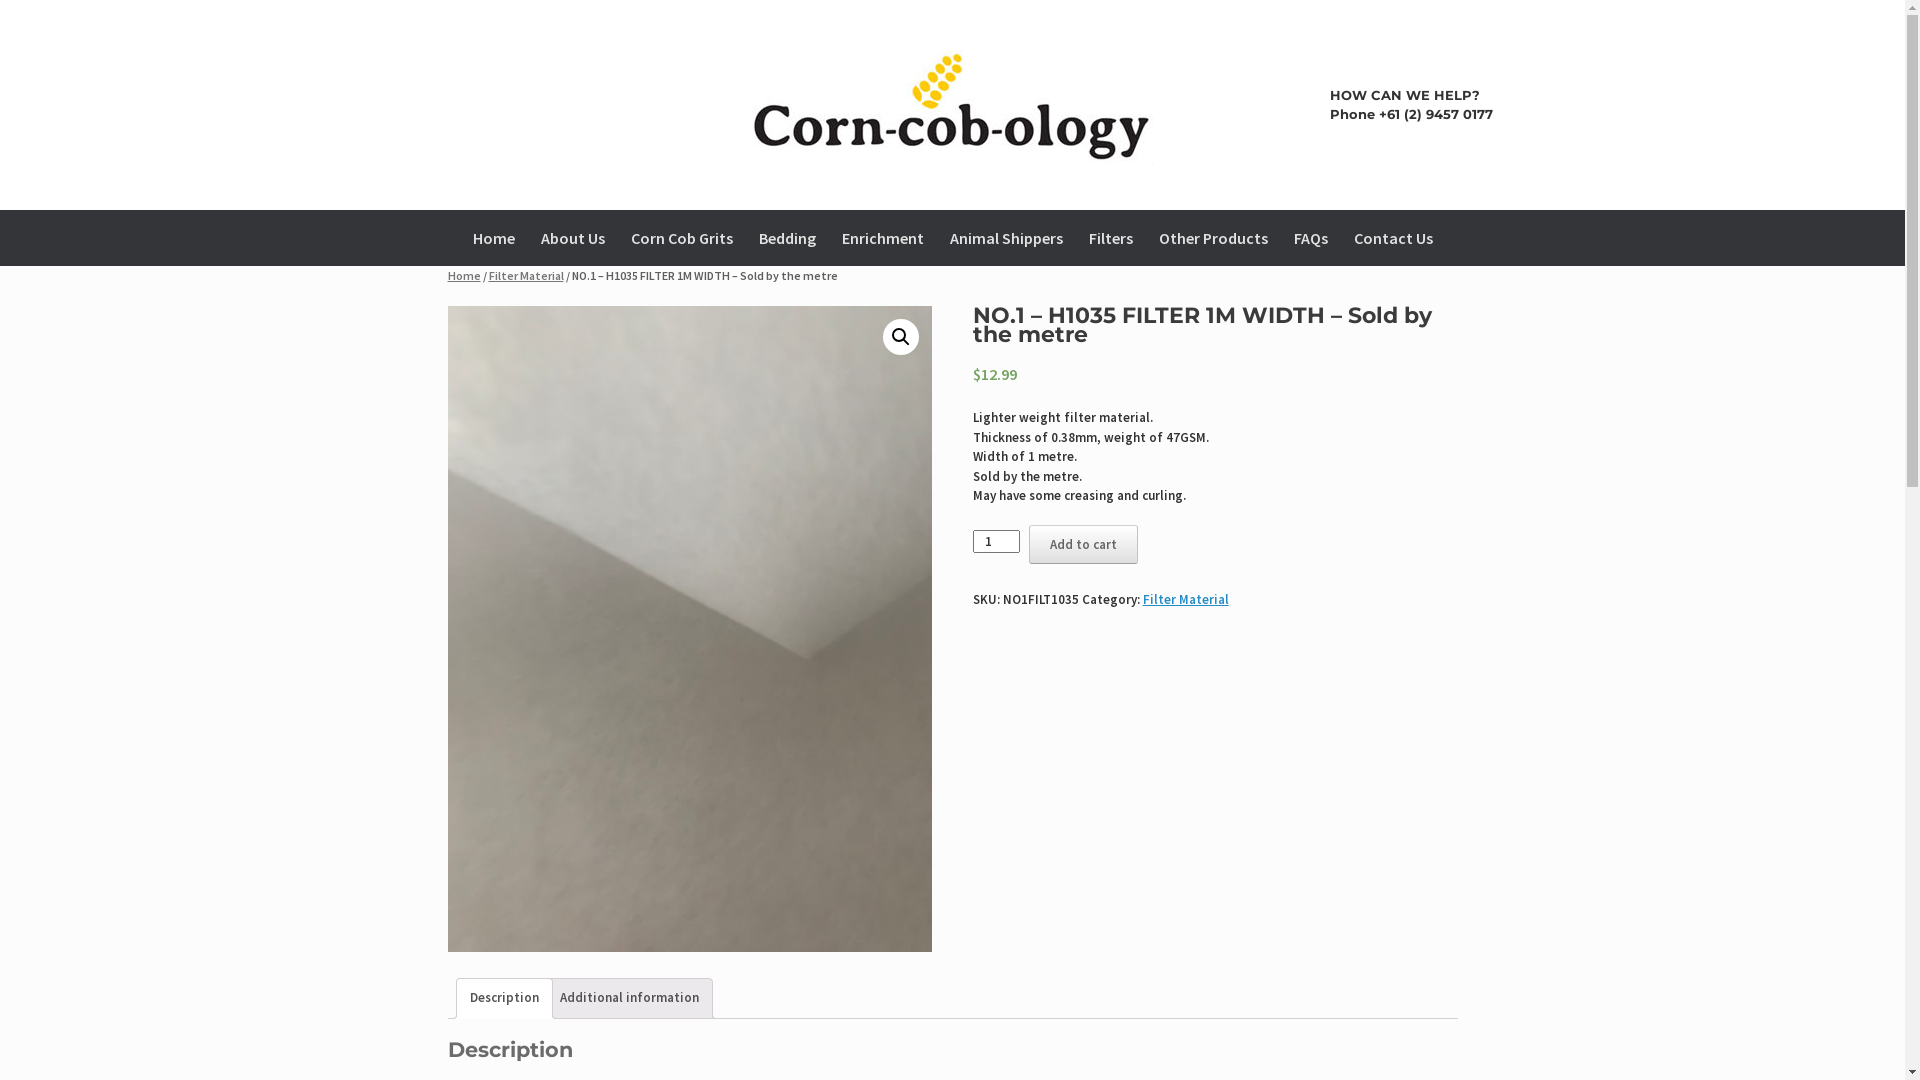 The image size is (1920, 1080). What do you see at coordinates (996, 541) in the screenshot?
I see `'Qty'` at bounding box center [996, 541].